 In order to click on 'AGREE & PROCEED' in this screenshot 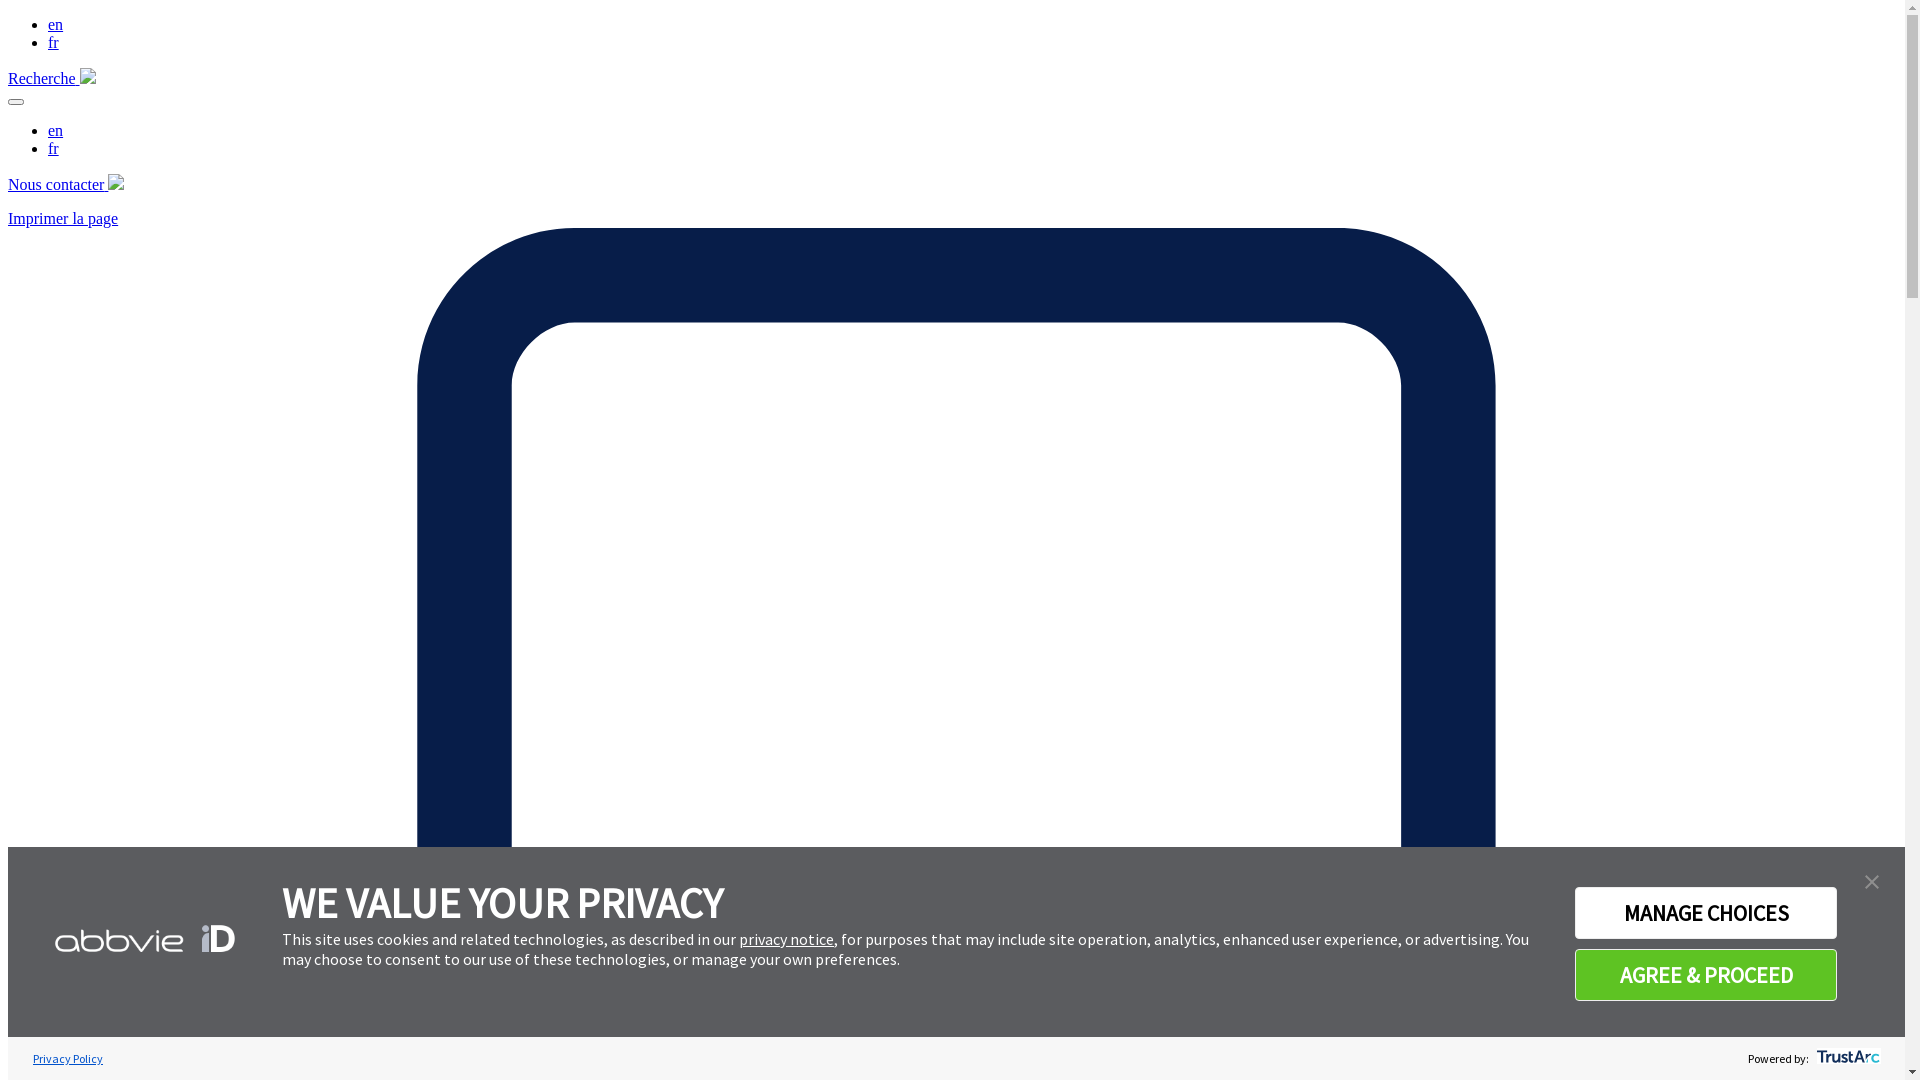, I will do `click(1704, 974)`.